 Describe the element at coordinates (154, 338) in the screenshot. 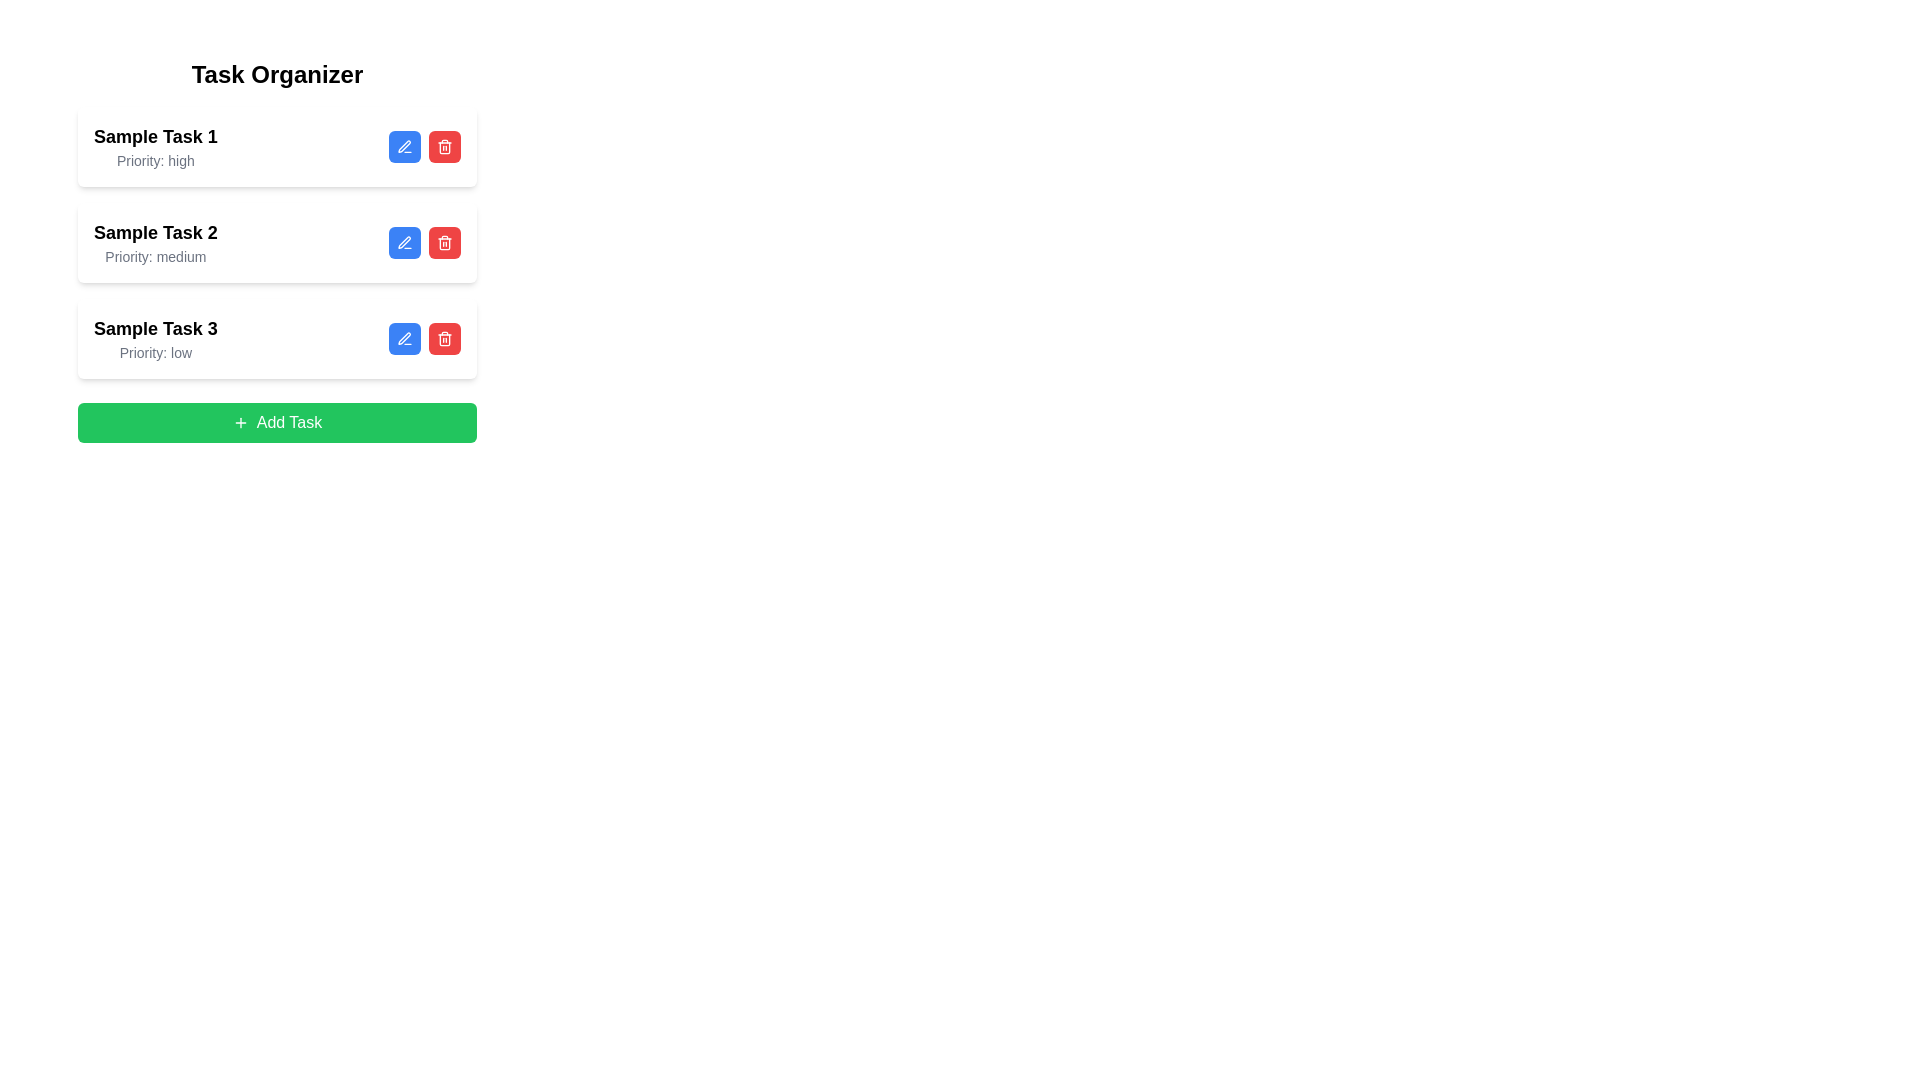

I see `the text display component that represents the third task in the vertical list, located above the 'Add Task' button` at that location.